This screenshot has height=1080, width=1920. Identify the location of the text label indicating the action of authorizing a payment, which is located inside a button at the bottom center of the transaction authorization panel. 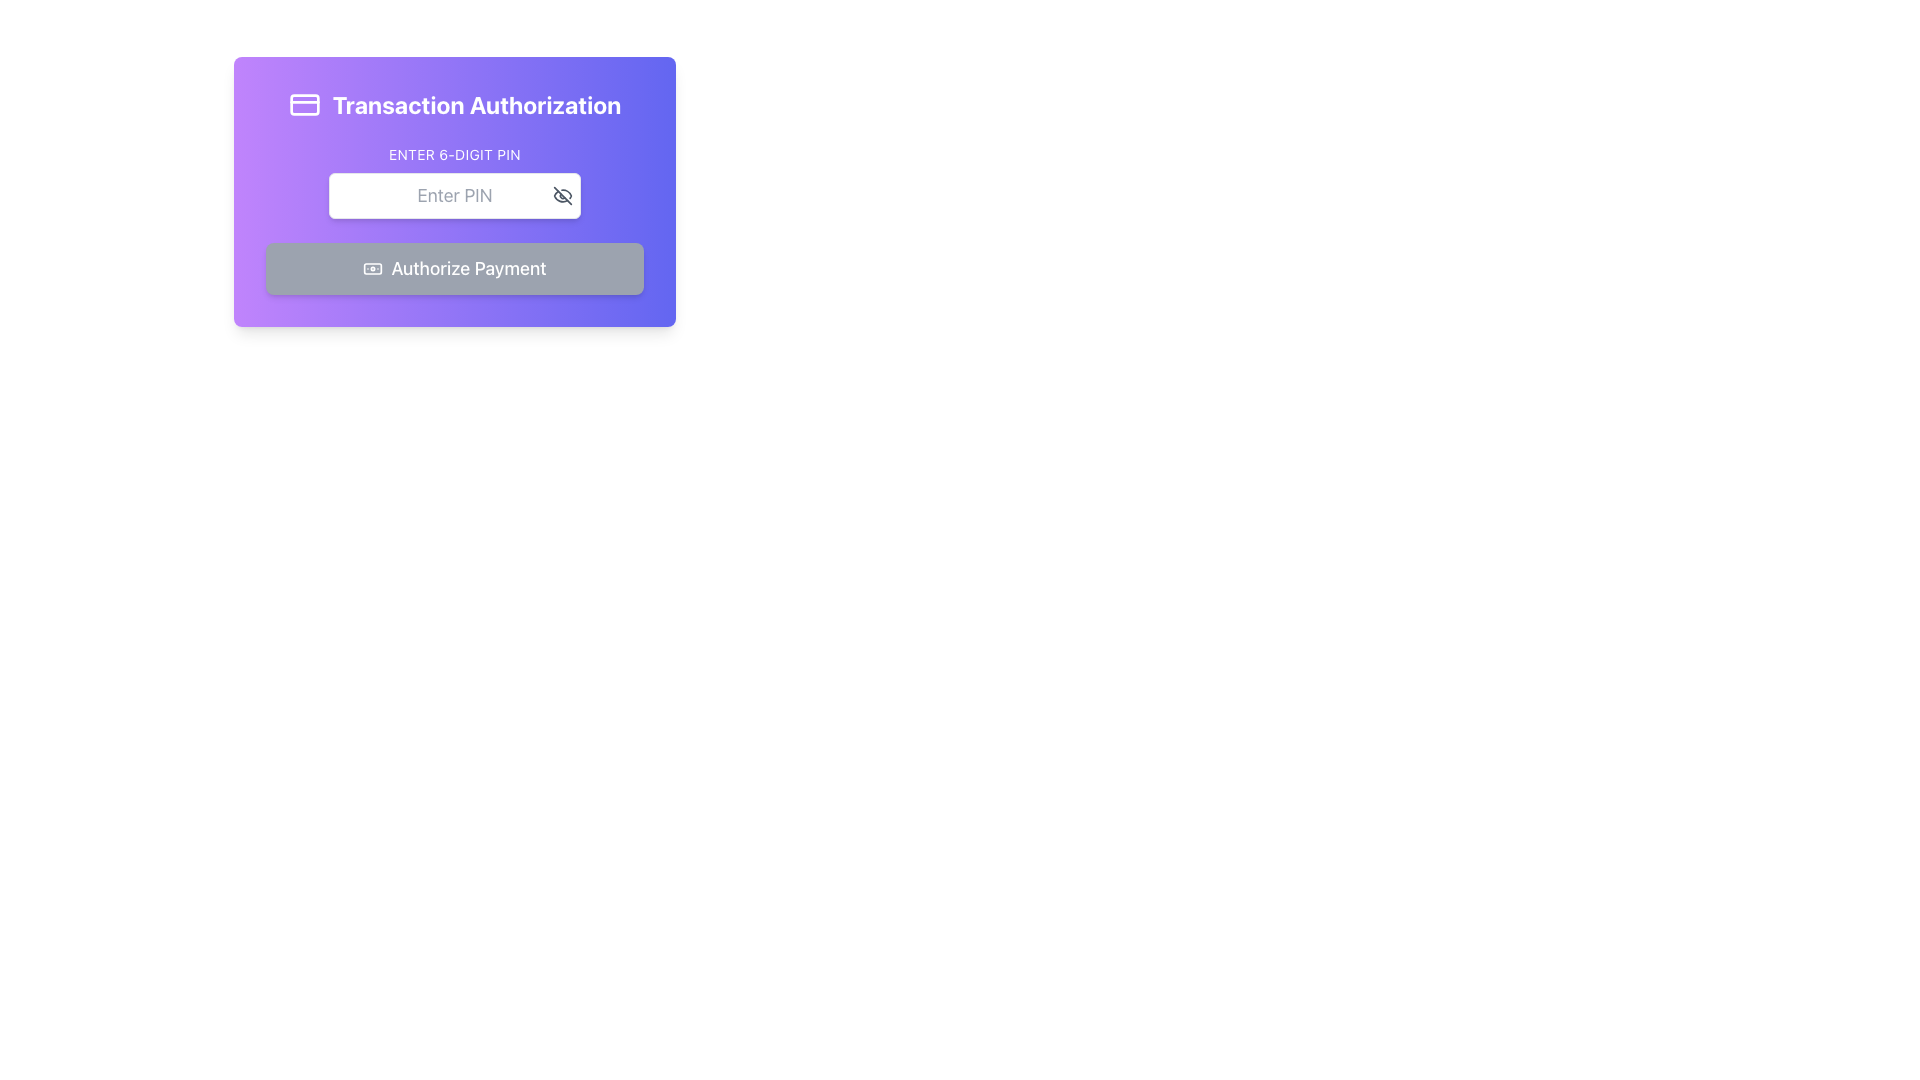
(468, 268).